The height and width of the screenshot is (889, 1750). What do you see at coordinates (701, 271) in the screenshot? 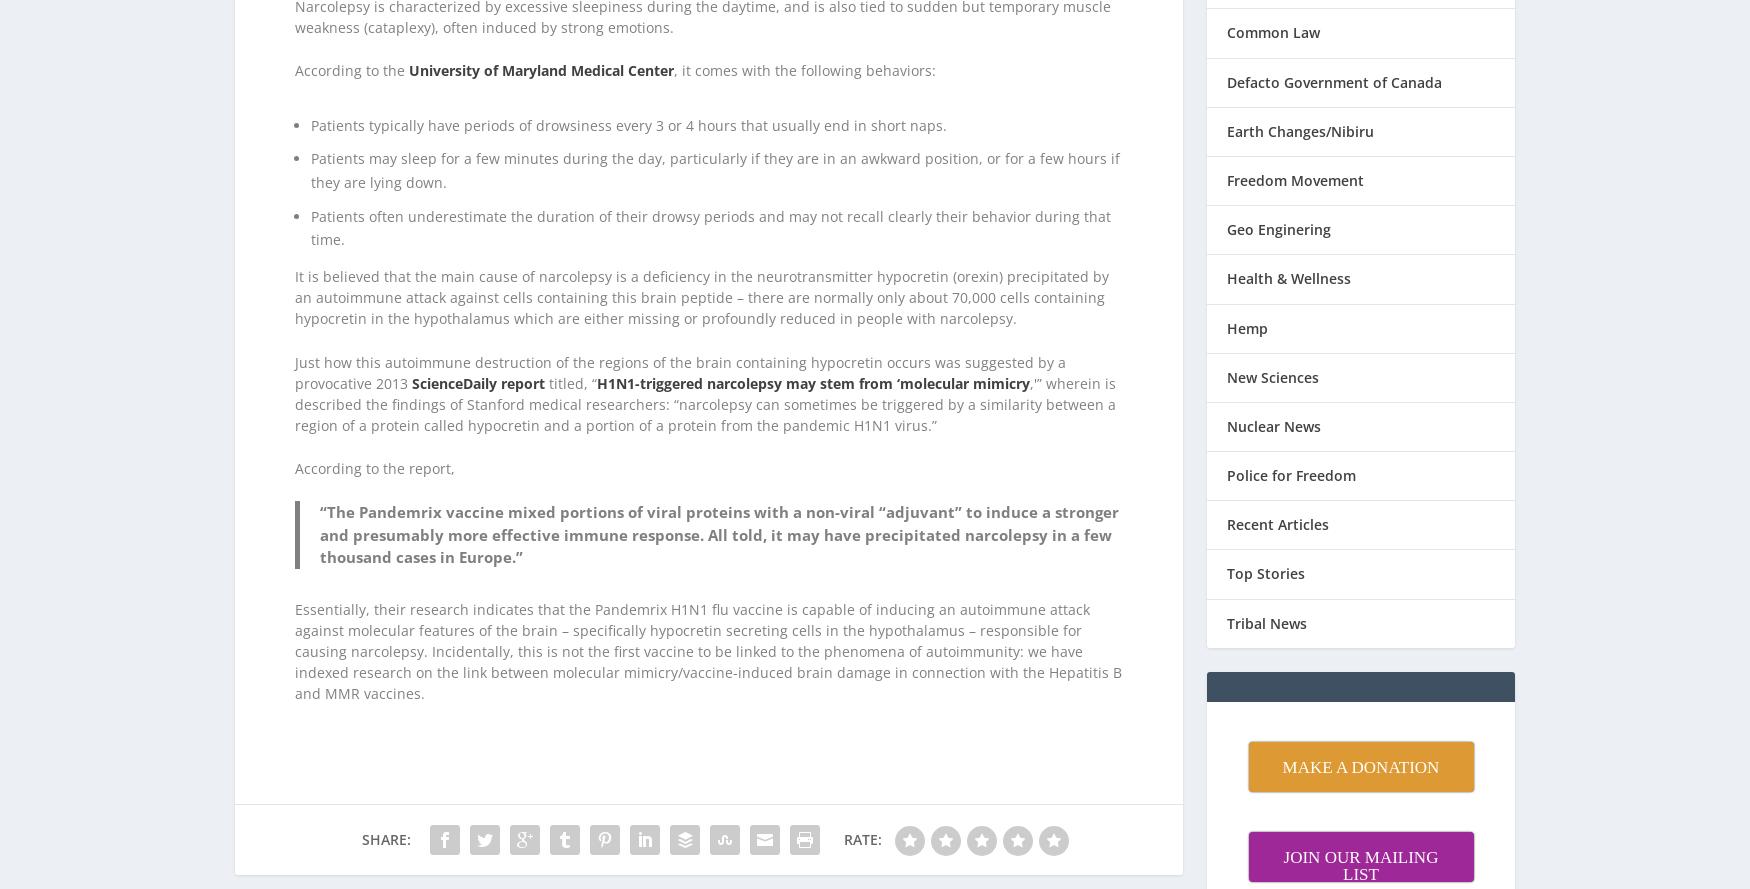
I see `'It is believed that the main cause of narcolepsy is a deficiency in the neurotransmitter hypocretin (orexin) precipitated by an autoimmune attack against cells containing this brain peptide – there are normally only about 70,000 cells containing hypocretin in the hypothalamus which are either missing or profoundly reduced in people with narcolepsy.'` at bounding box center [701, 271].